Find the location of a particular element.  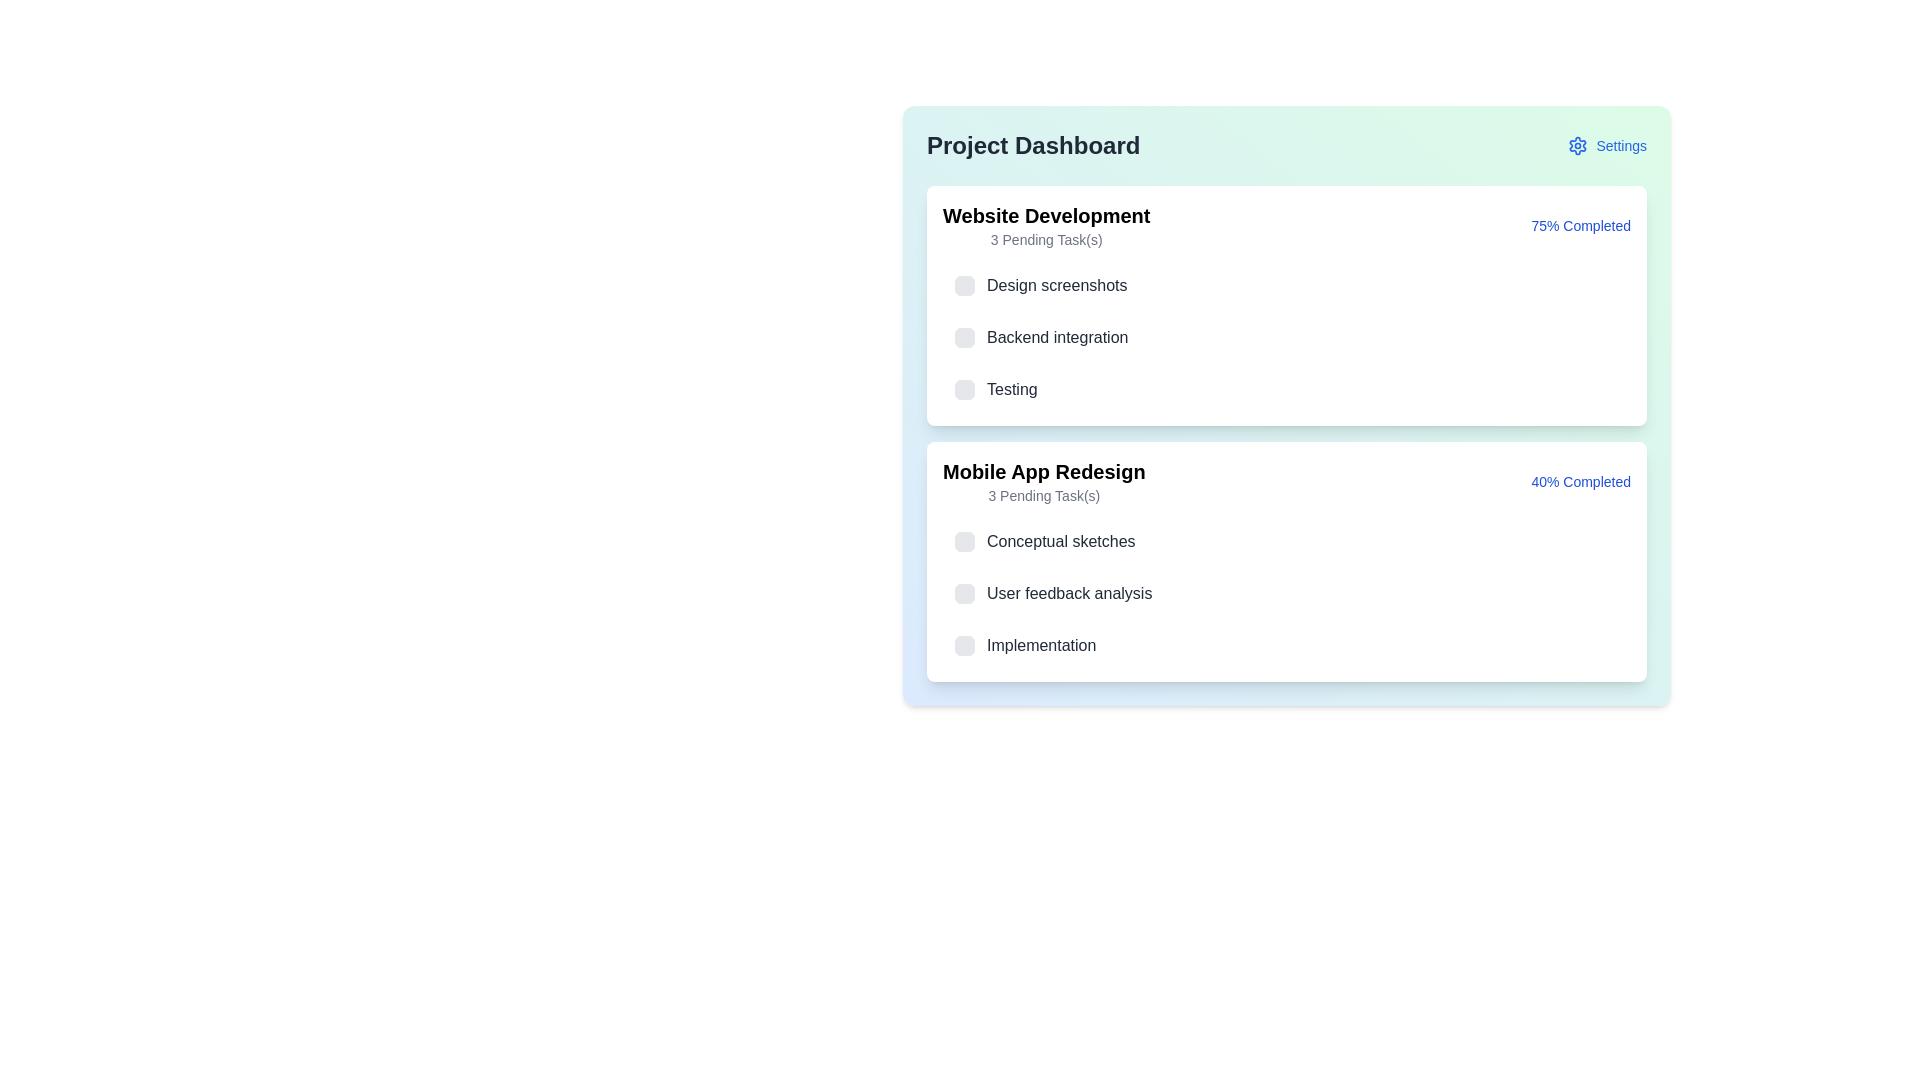

the checkbox of the first task item under the 'Mobile App Redesign' section to mark the task as complete is located at coordinates (1286, 542).